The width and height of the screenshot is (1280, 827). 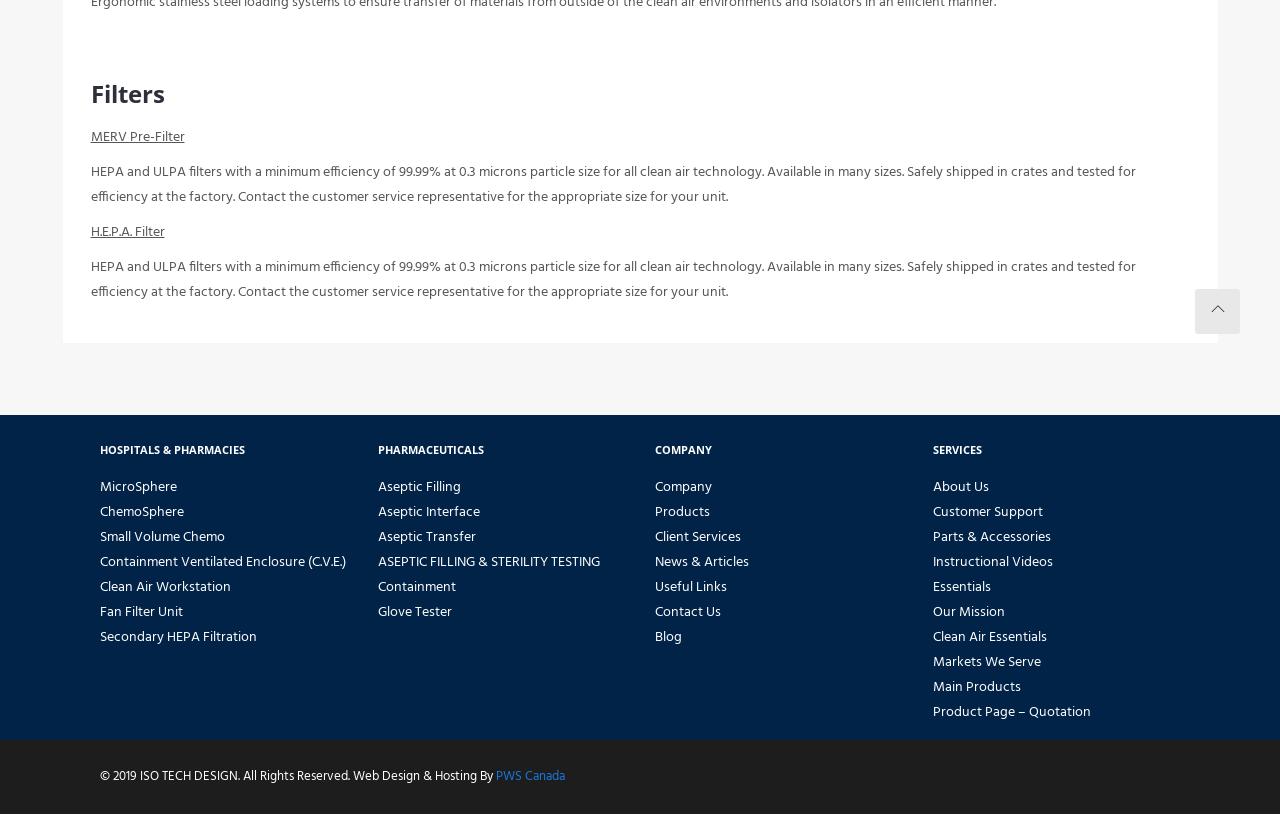 I want to click on 'Hospitals & Pharmacies', so click(x=98, y=463).